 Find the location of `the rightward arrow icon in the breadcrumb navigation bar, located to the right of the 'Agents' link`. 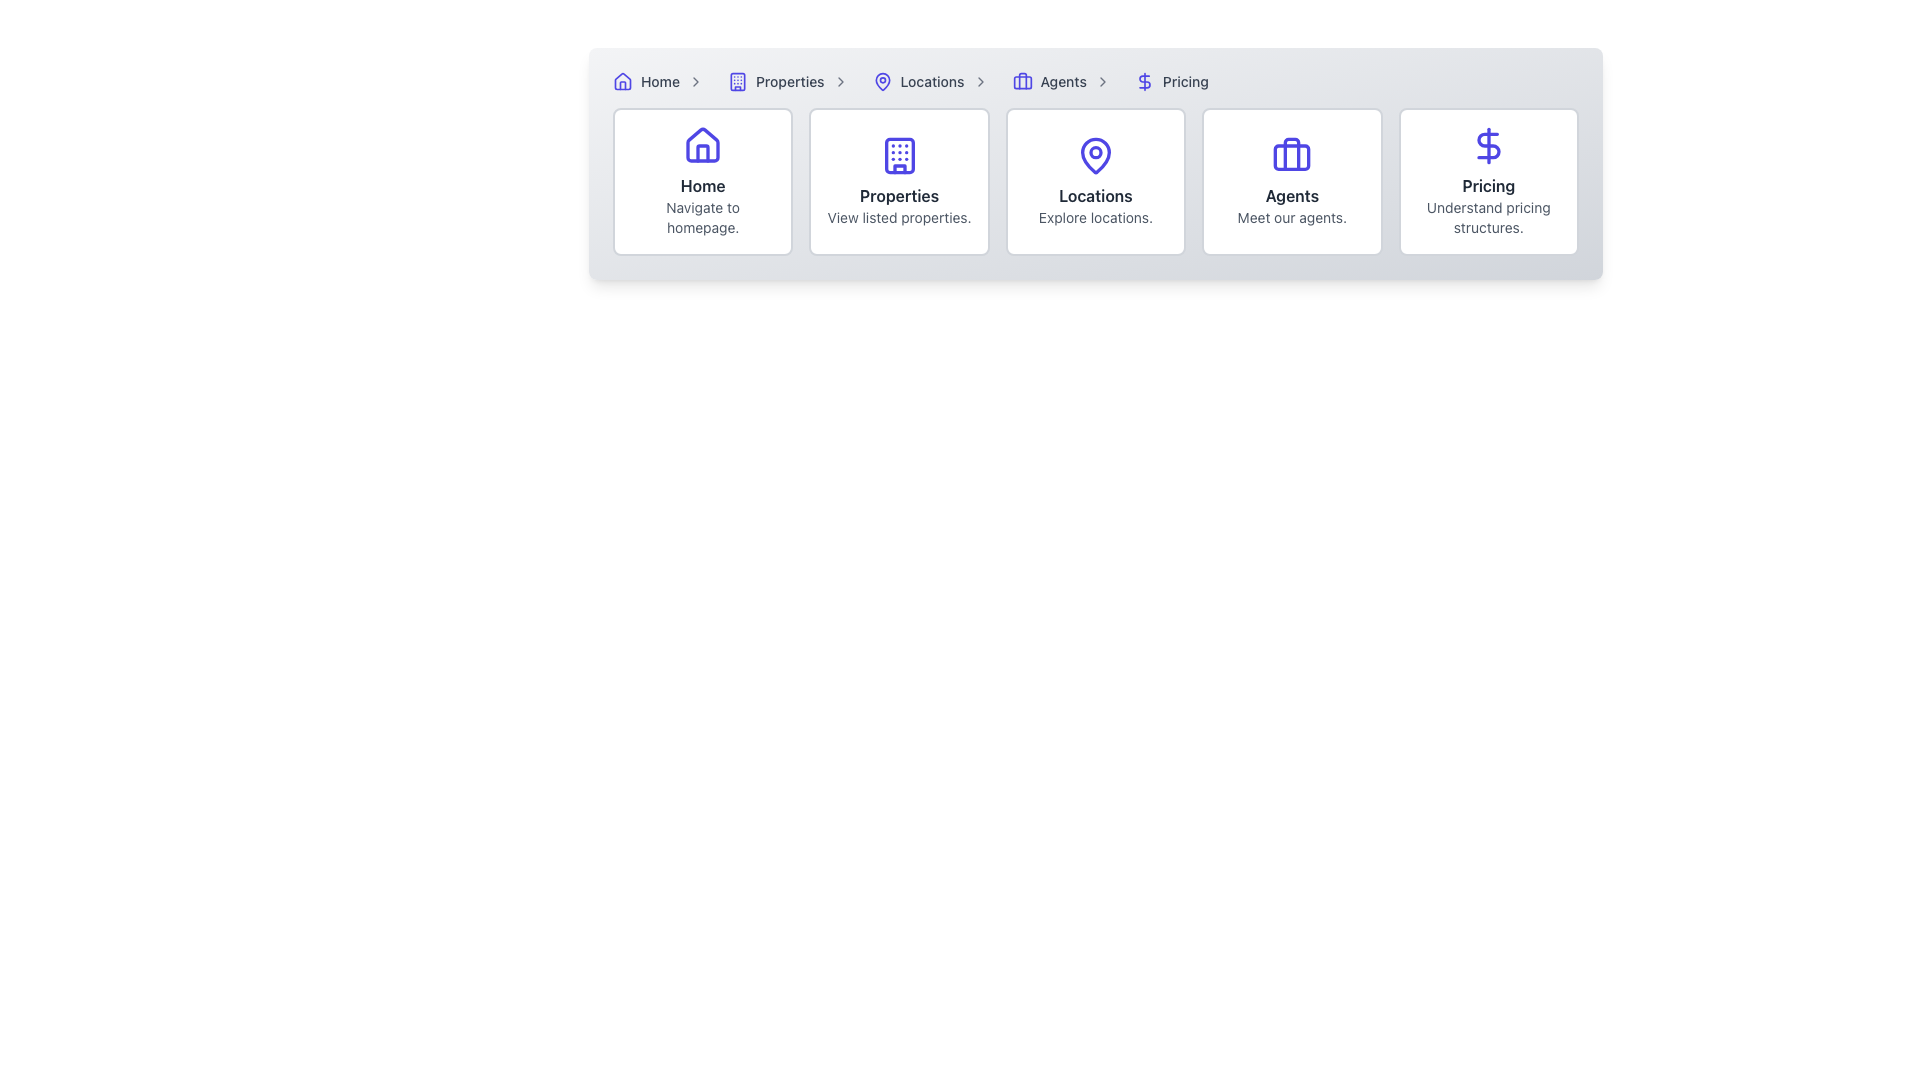

the rightward arrow icon in the breadcrumb navigation bar, located to the right of the 'Agents' link is located at coordinates (1101, 80).